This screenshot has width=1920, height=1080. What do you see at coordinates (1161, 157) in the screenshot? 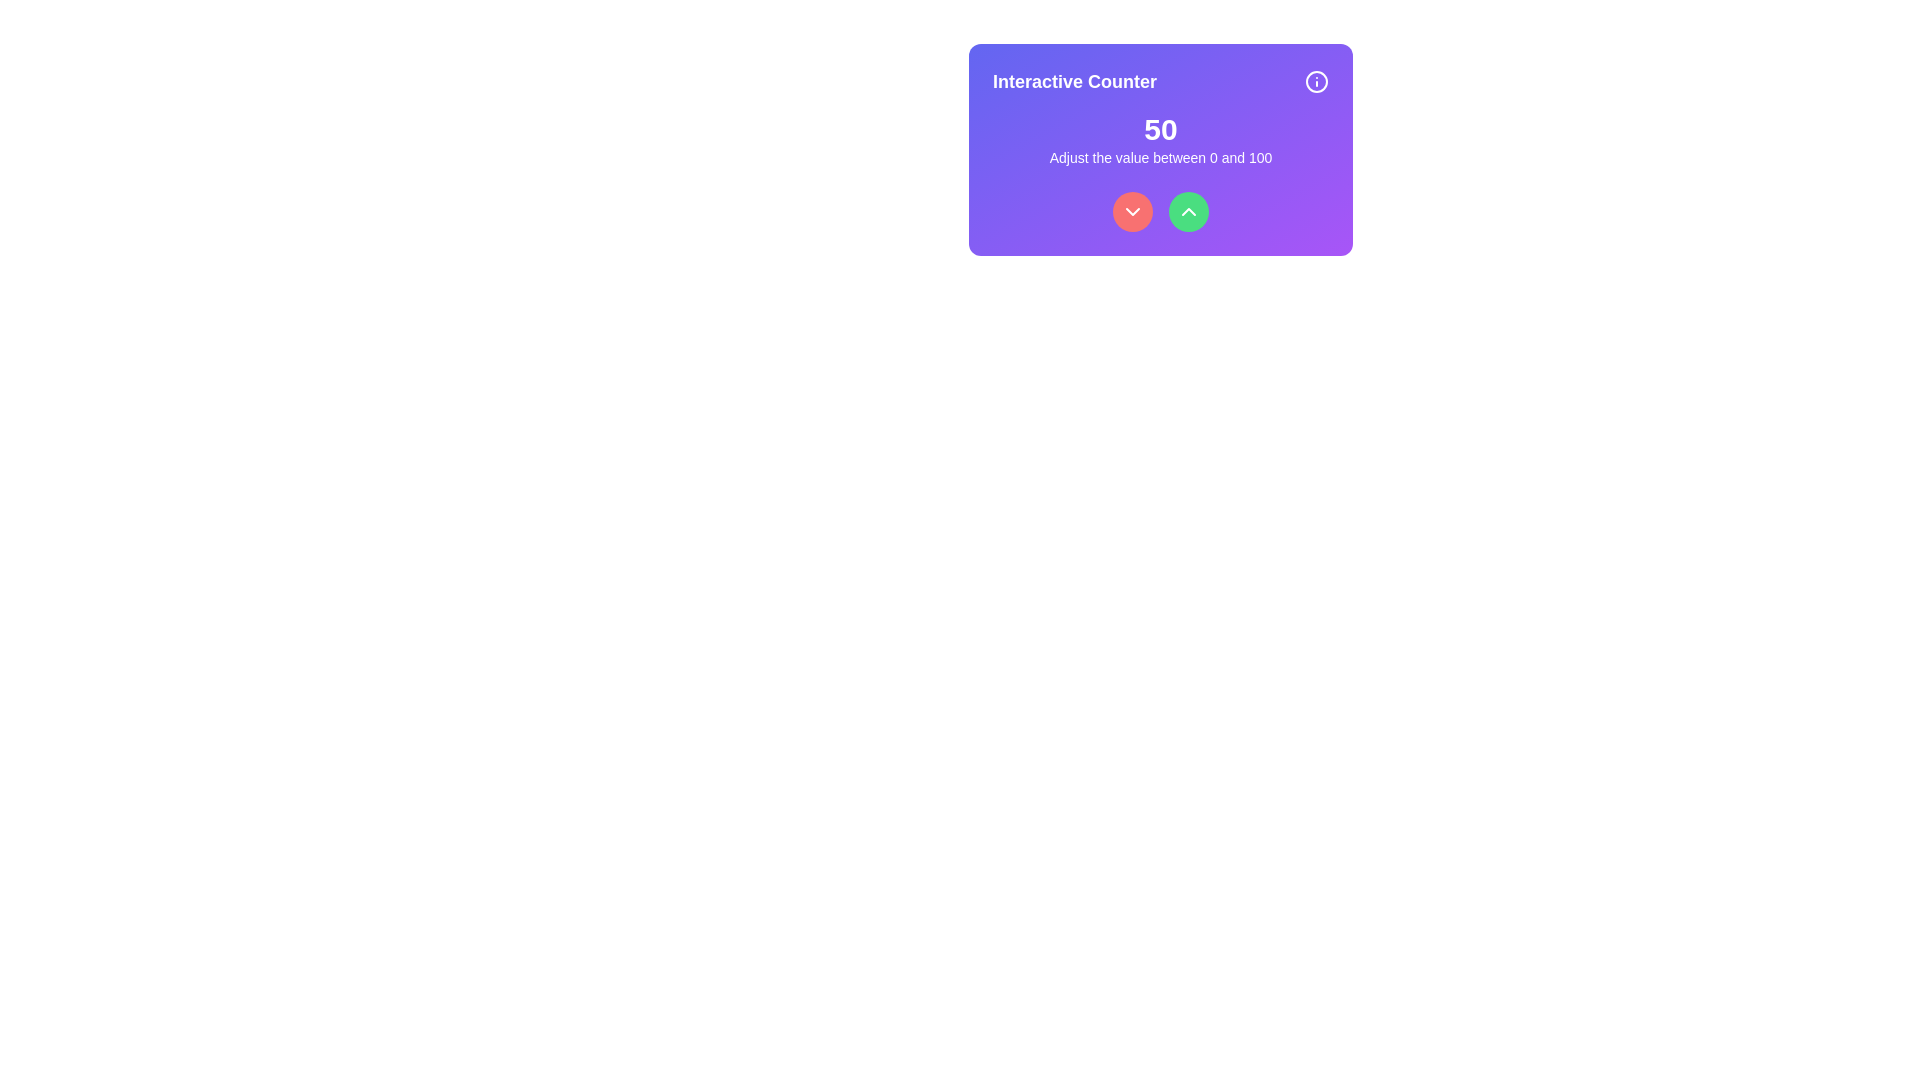
I see `the Text label that provides instructions about adjusting a value, located beneath the sibling element displaying '50', within a purple background` at bounding box center [1161, 157].